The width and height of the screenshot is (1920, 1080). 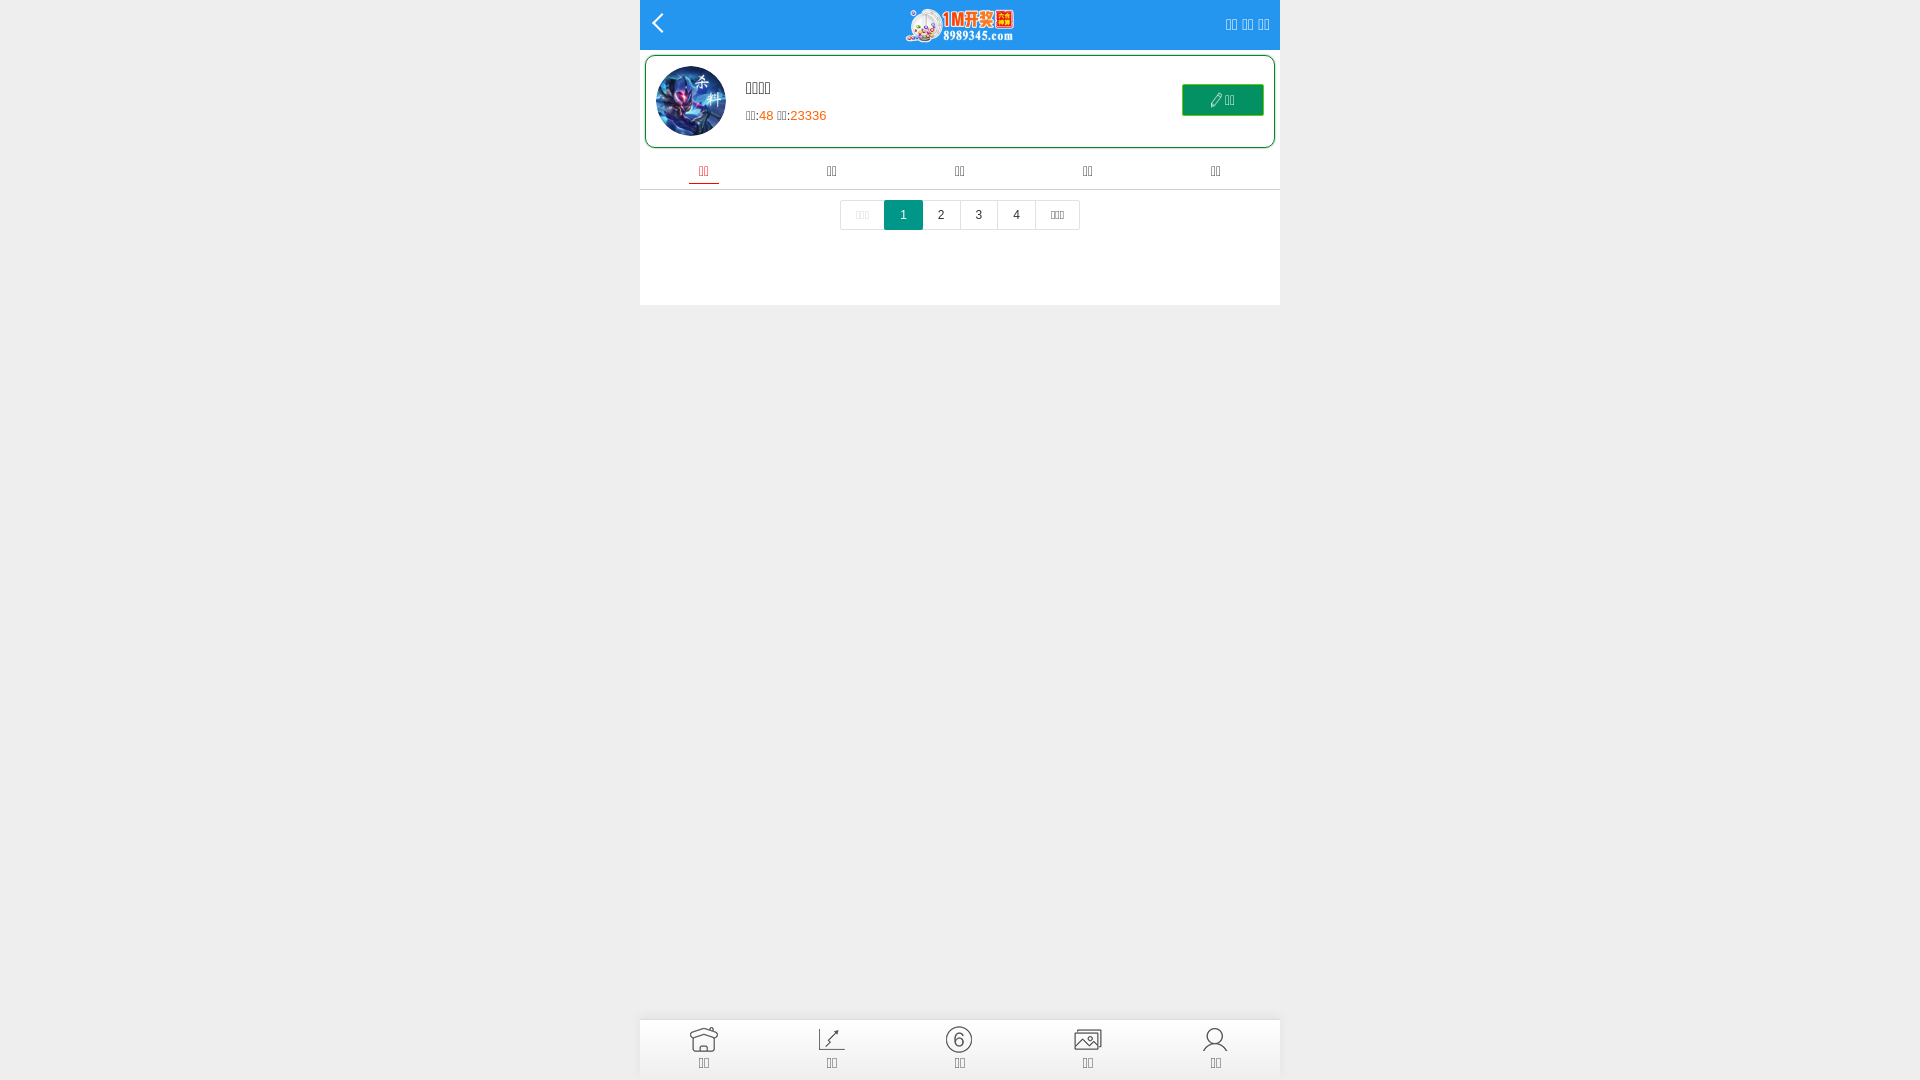 I want to click on '4', so click(x=1016, y=215).